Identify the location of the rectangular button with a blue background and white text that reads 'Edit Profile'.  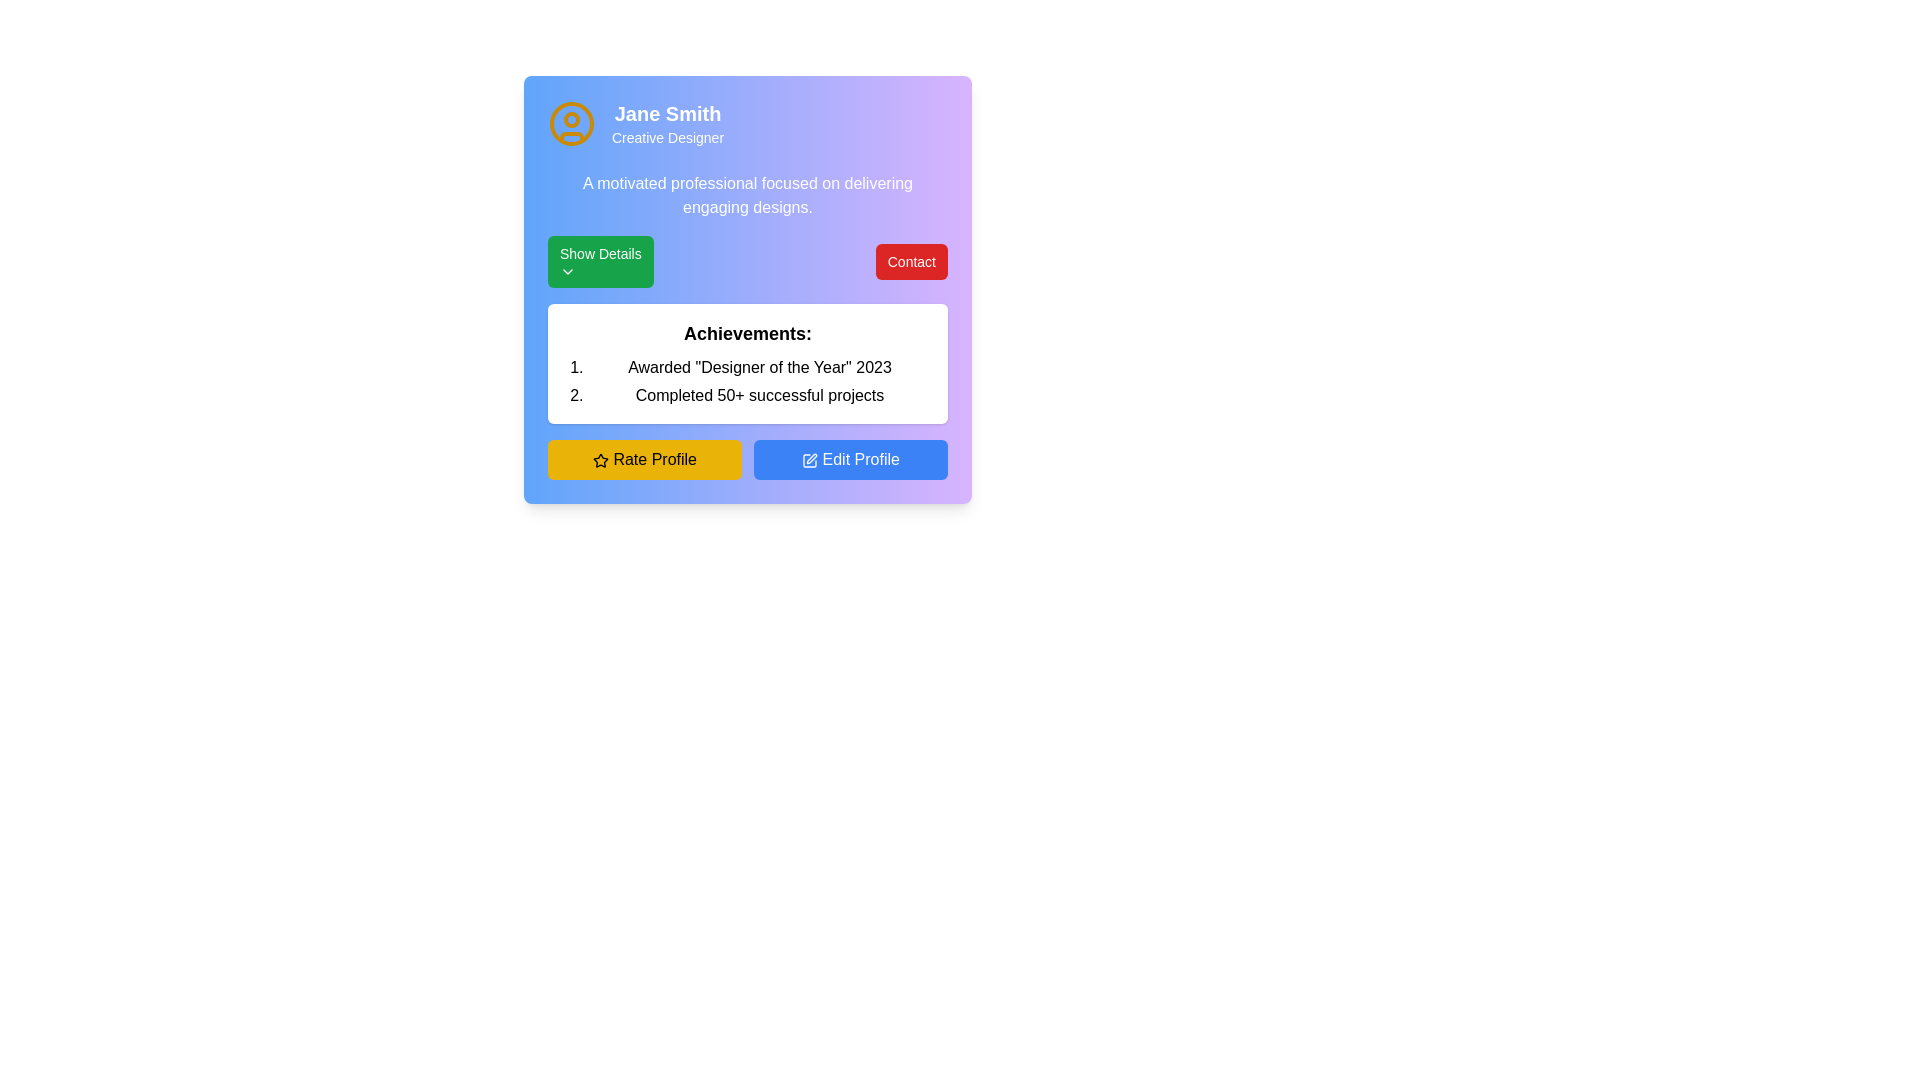
(850, 459).